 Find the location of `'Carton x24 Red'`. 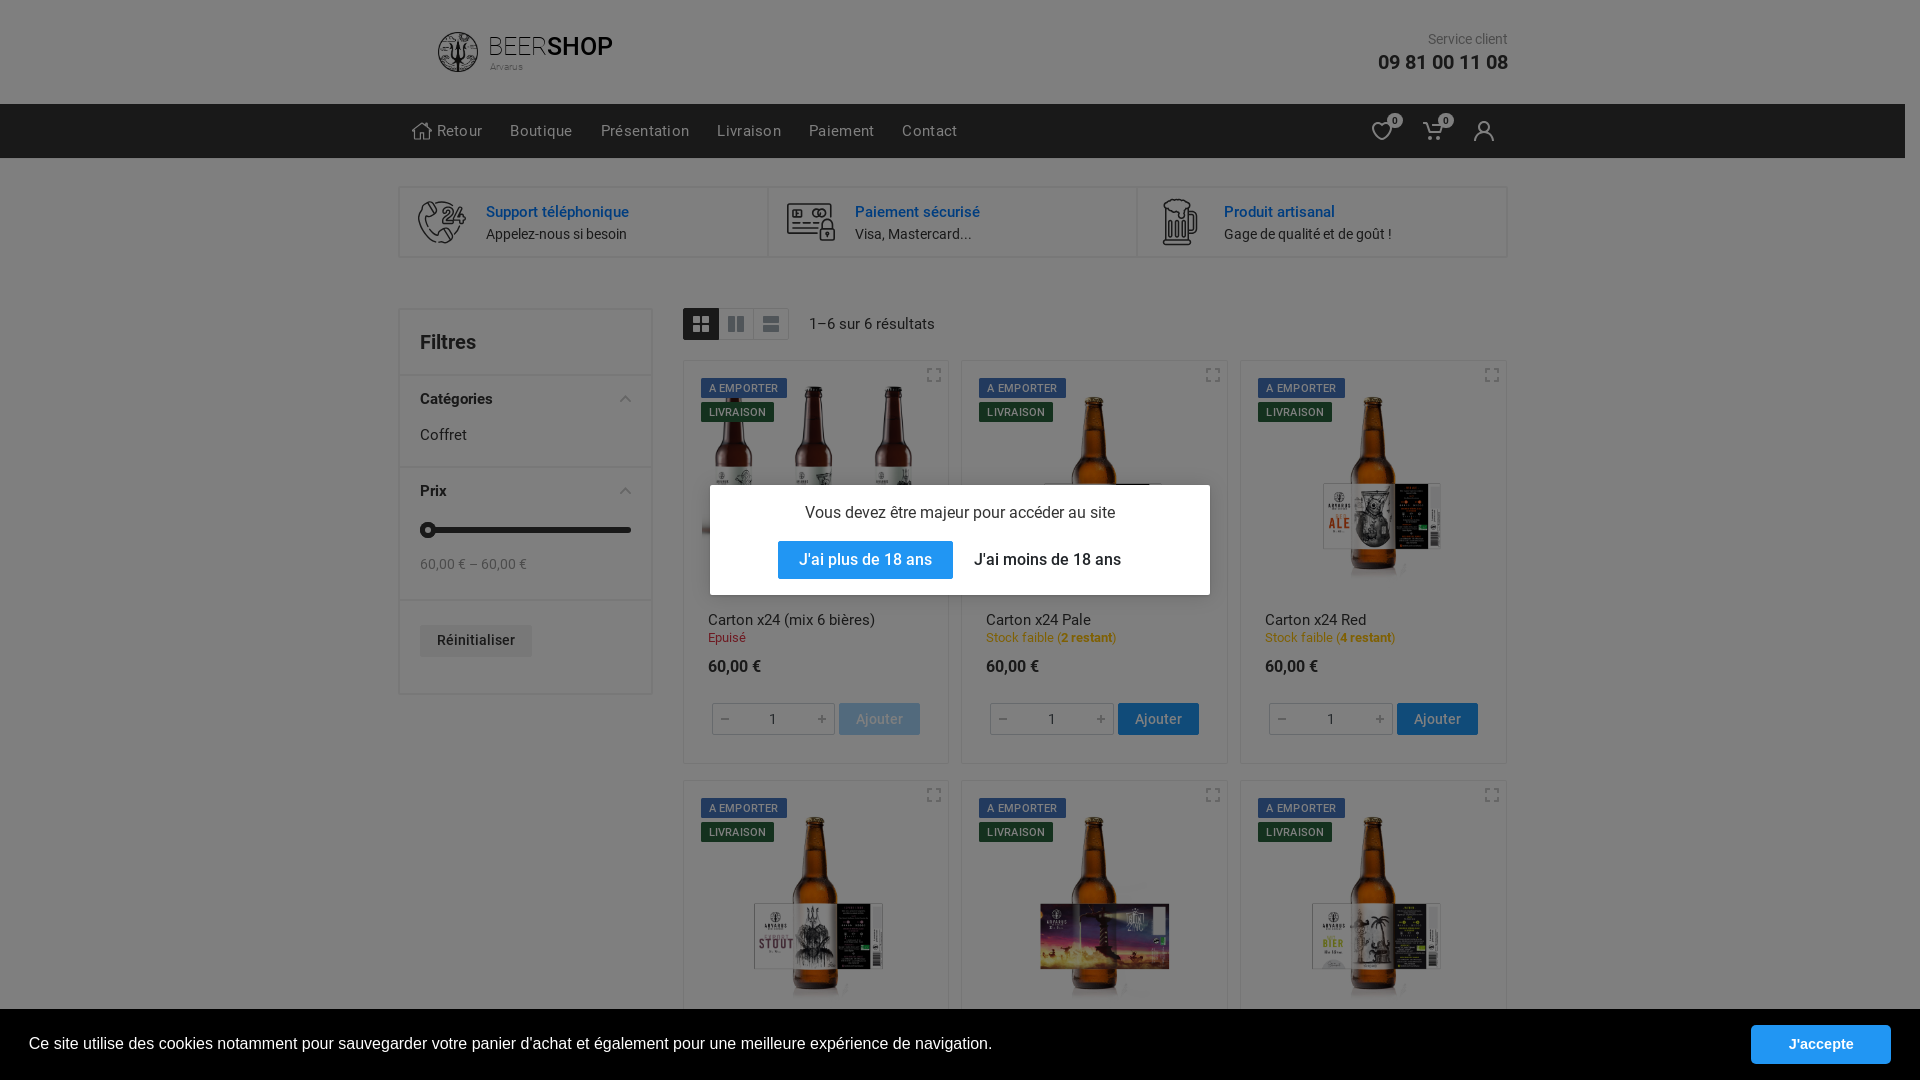

'Carton x24 Red' is located at coordinates (1315, 619).